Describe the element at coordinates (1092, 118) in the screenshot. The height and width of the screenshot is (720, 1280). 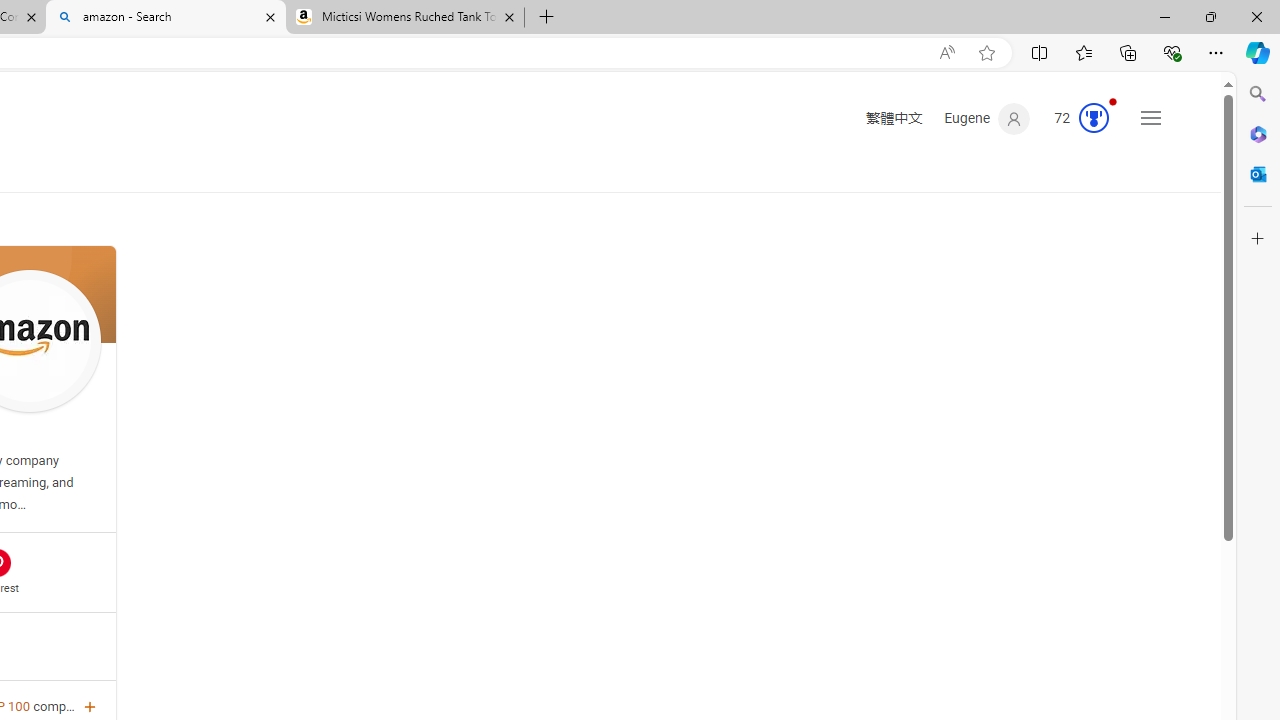
I see `'AutomationID: rh_meter'` at that location.